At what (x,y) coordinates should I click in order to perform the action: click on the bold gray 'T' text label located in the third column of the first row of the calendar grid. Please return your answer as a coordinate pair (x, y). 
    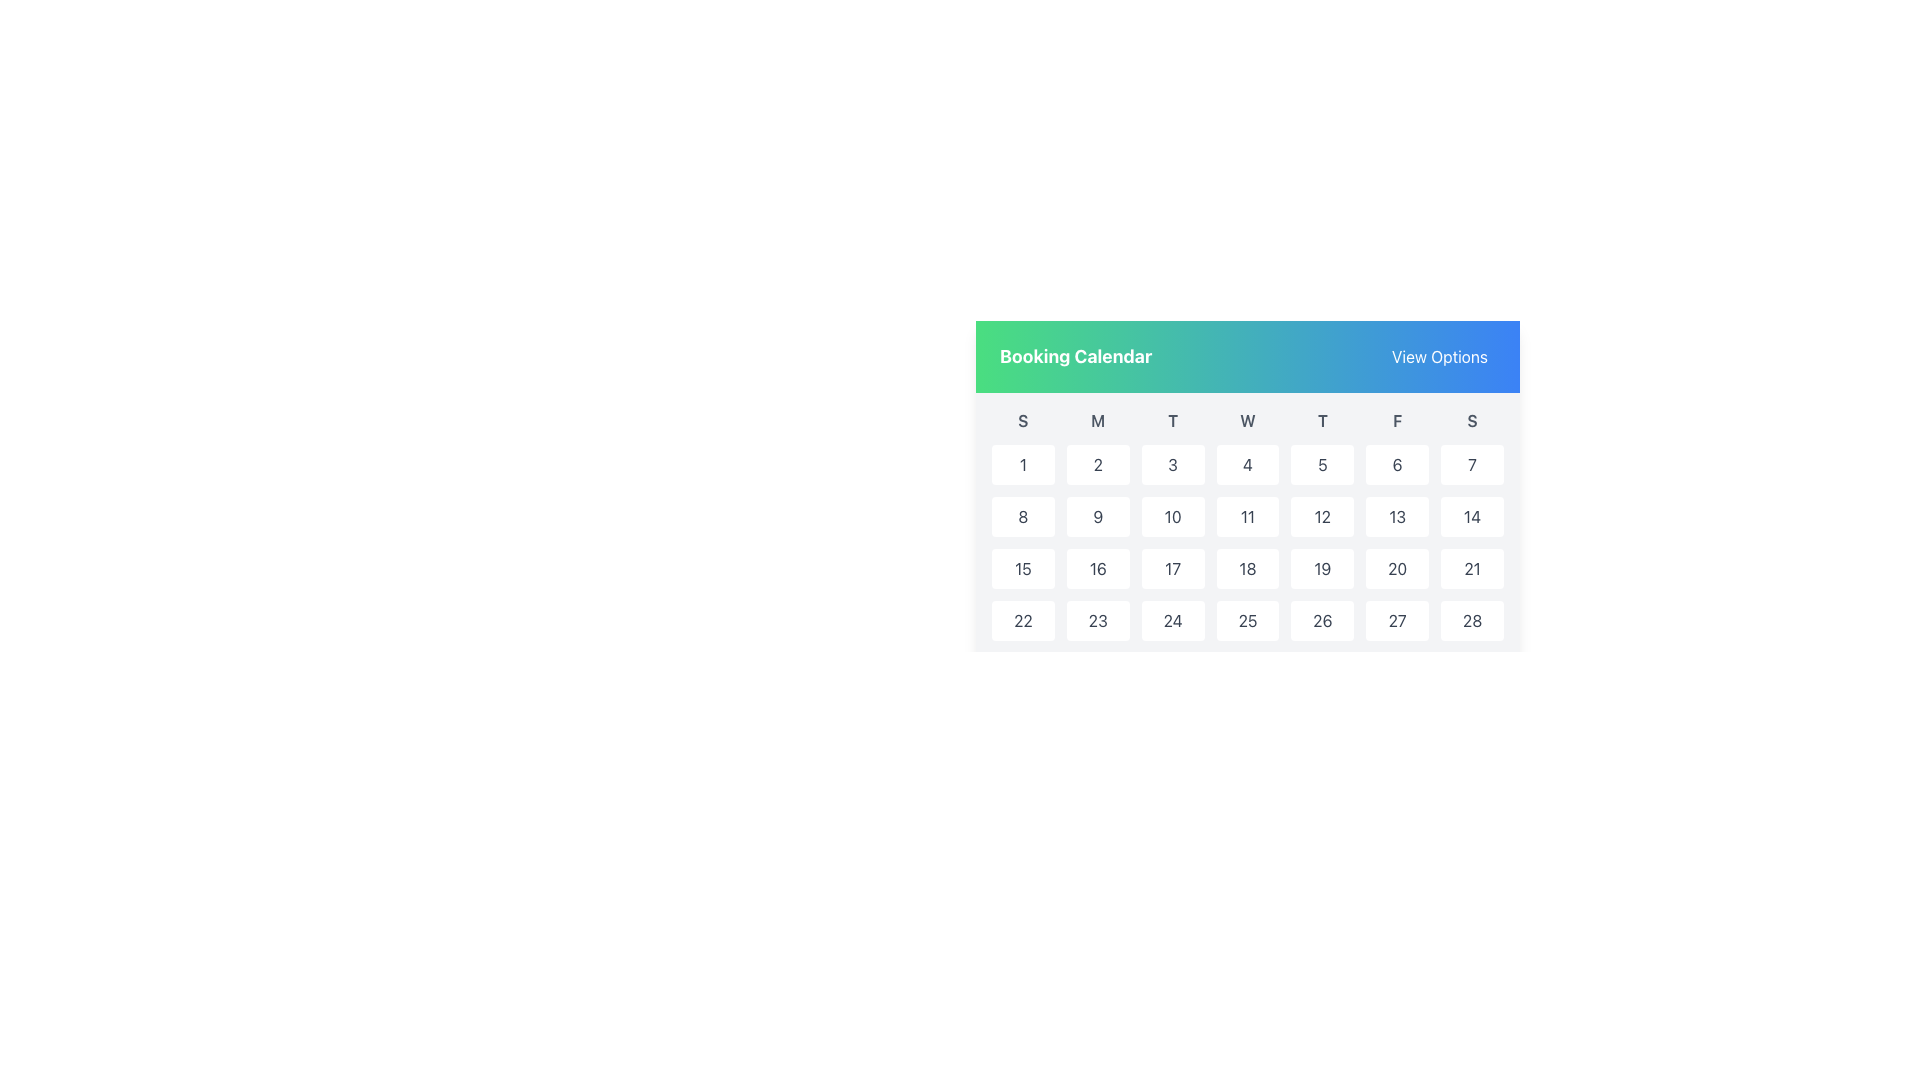
    Looking at the image, I should click on (1173, 419).